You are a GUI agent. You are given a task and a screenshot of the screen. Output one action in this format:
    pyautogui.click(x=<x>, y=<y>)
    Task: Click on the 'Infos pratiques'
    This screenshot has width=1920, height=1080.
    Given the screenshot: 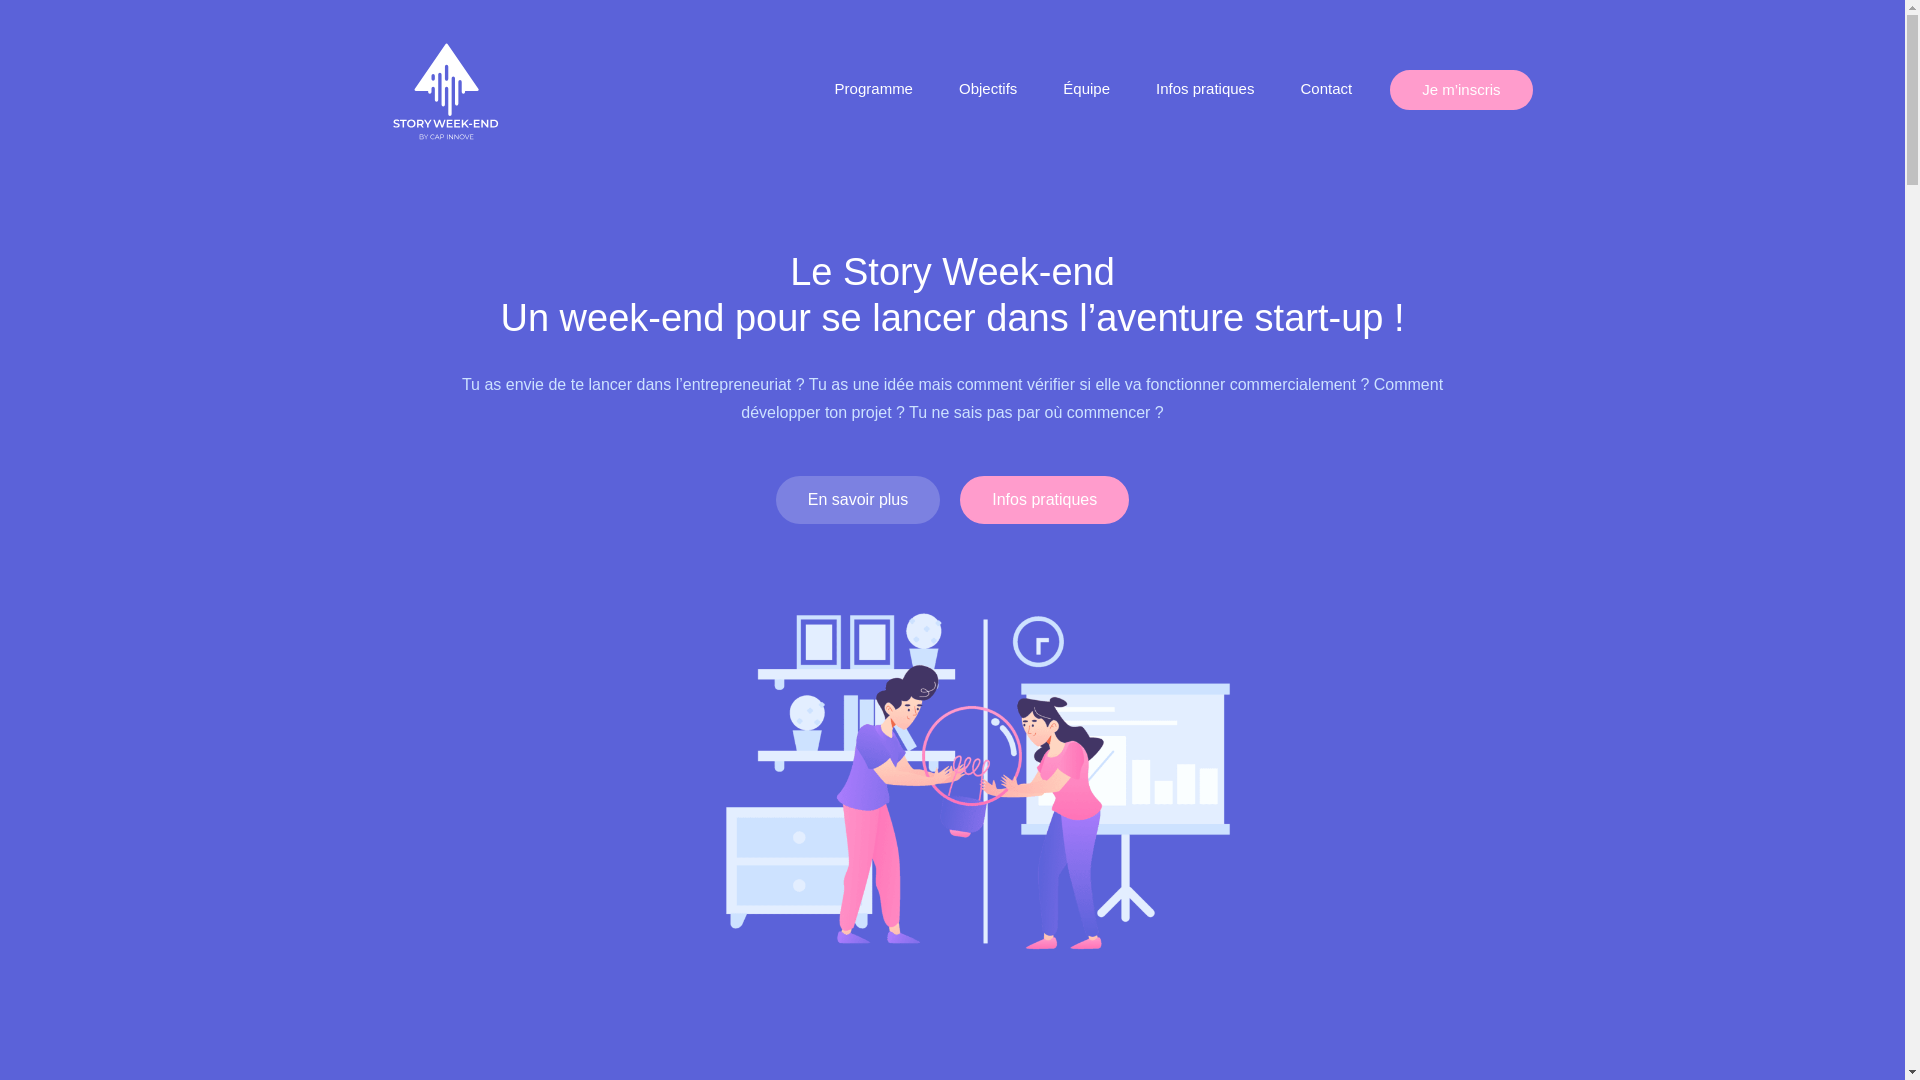 What is the action you would take?
    pyautogui.click(x=1043, y=499)
    